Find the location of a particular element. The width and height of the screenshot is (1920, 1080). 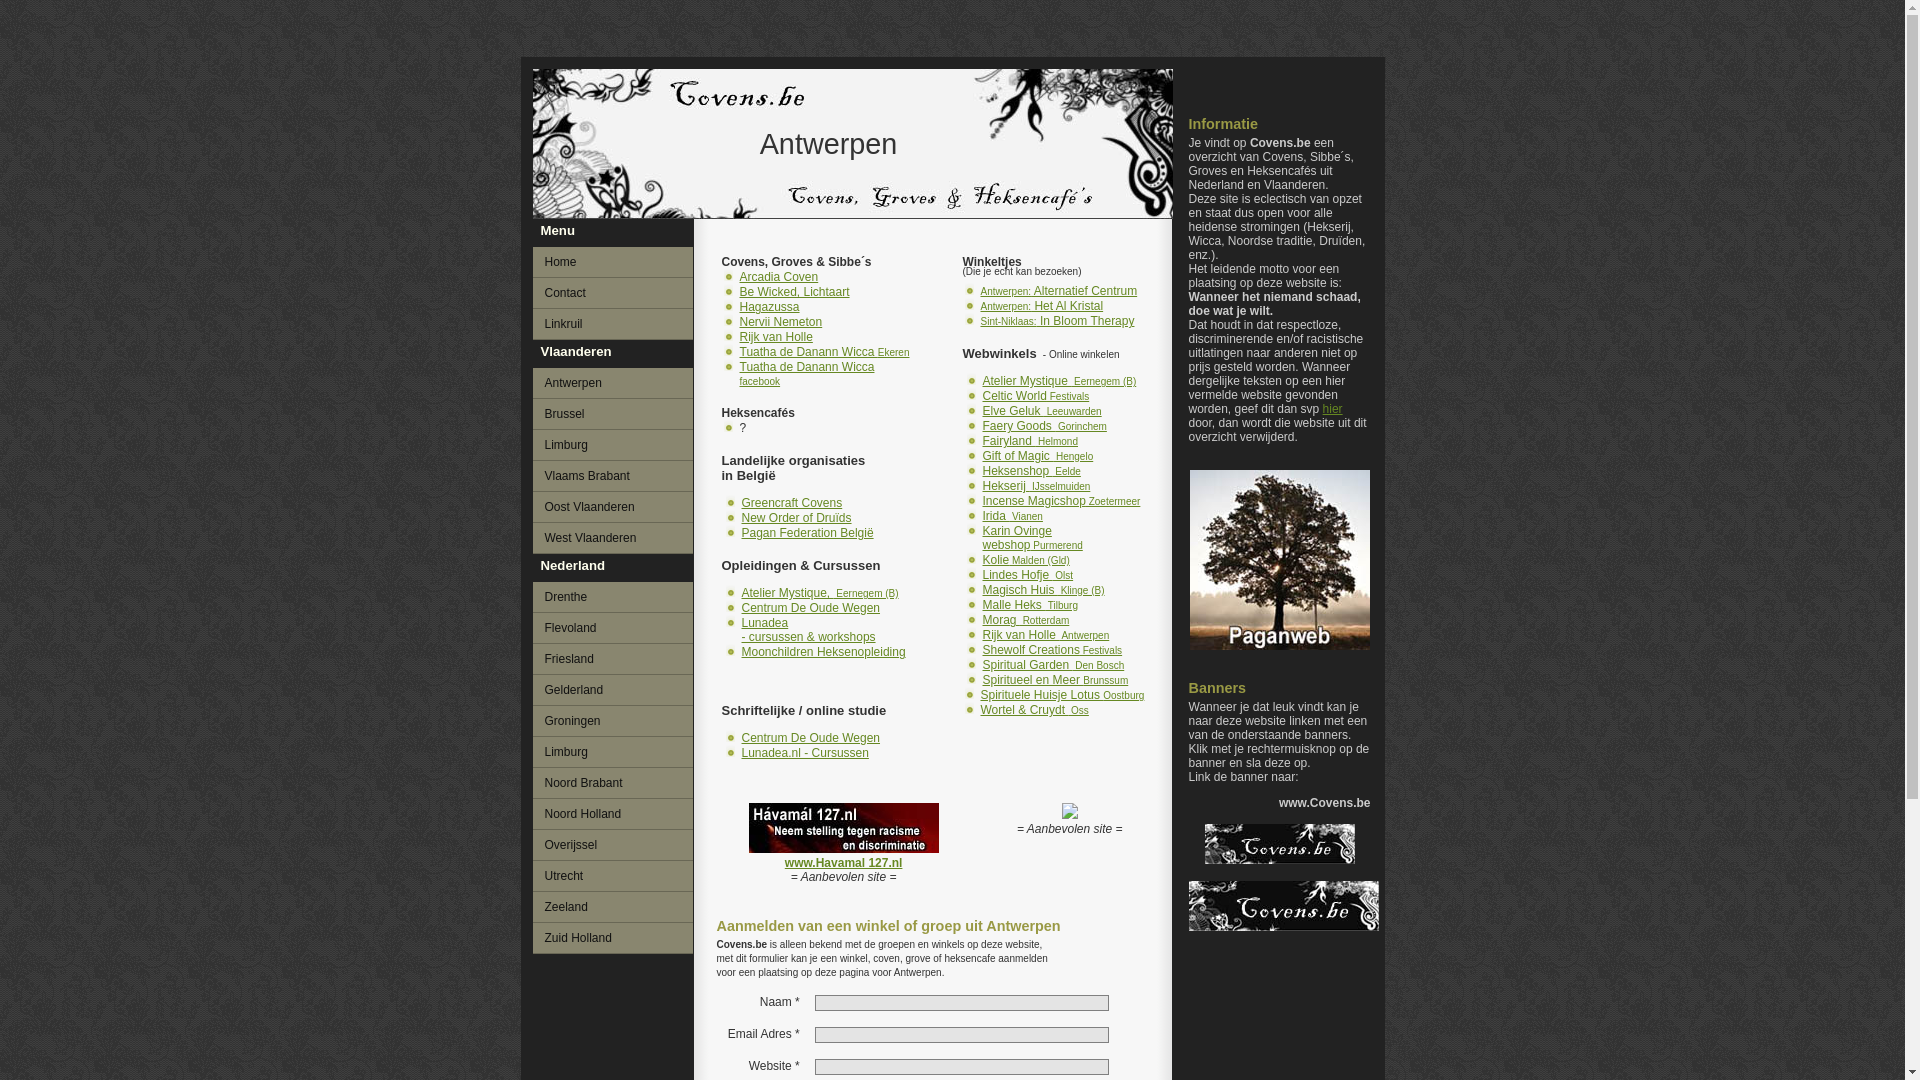

'Hekserij  IJsselmuiden' is located at coordinates (982, 486).